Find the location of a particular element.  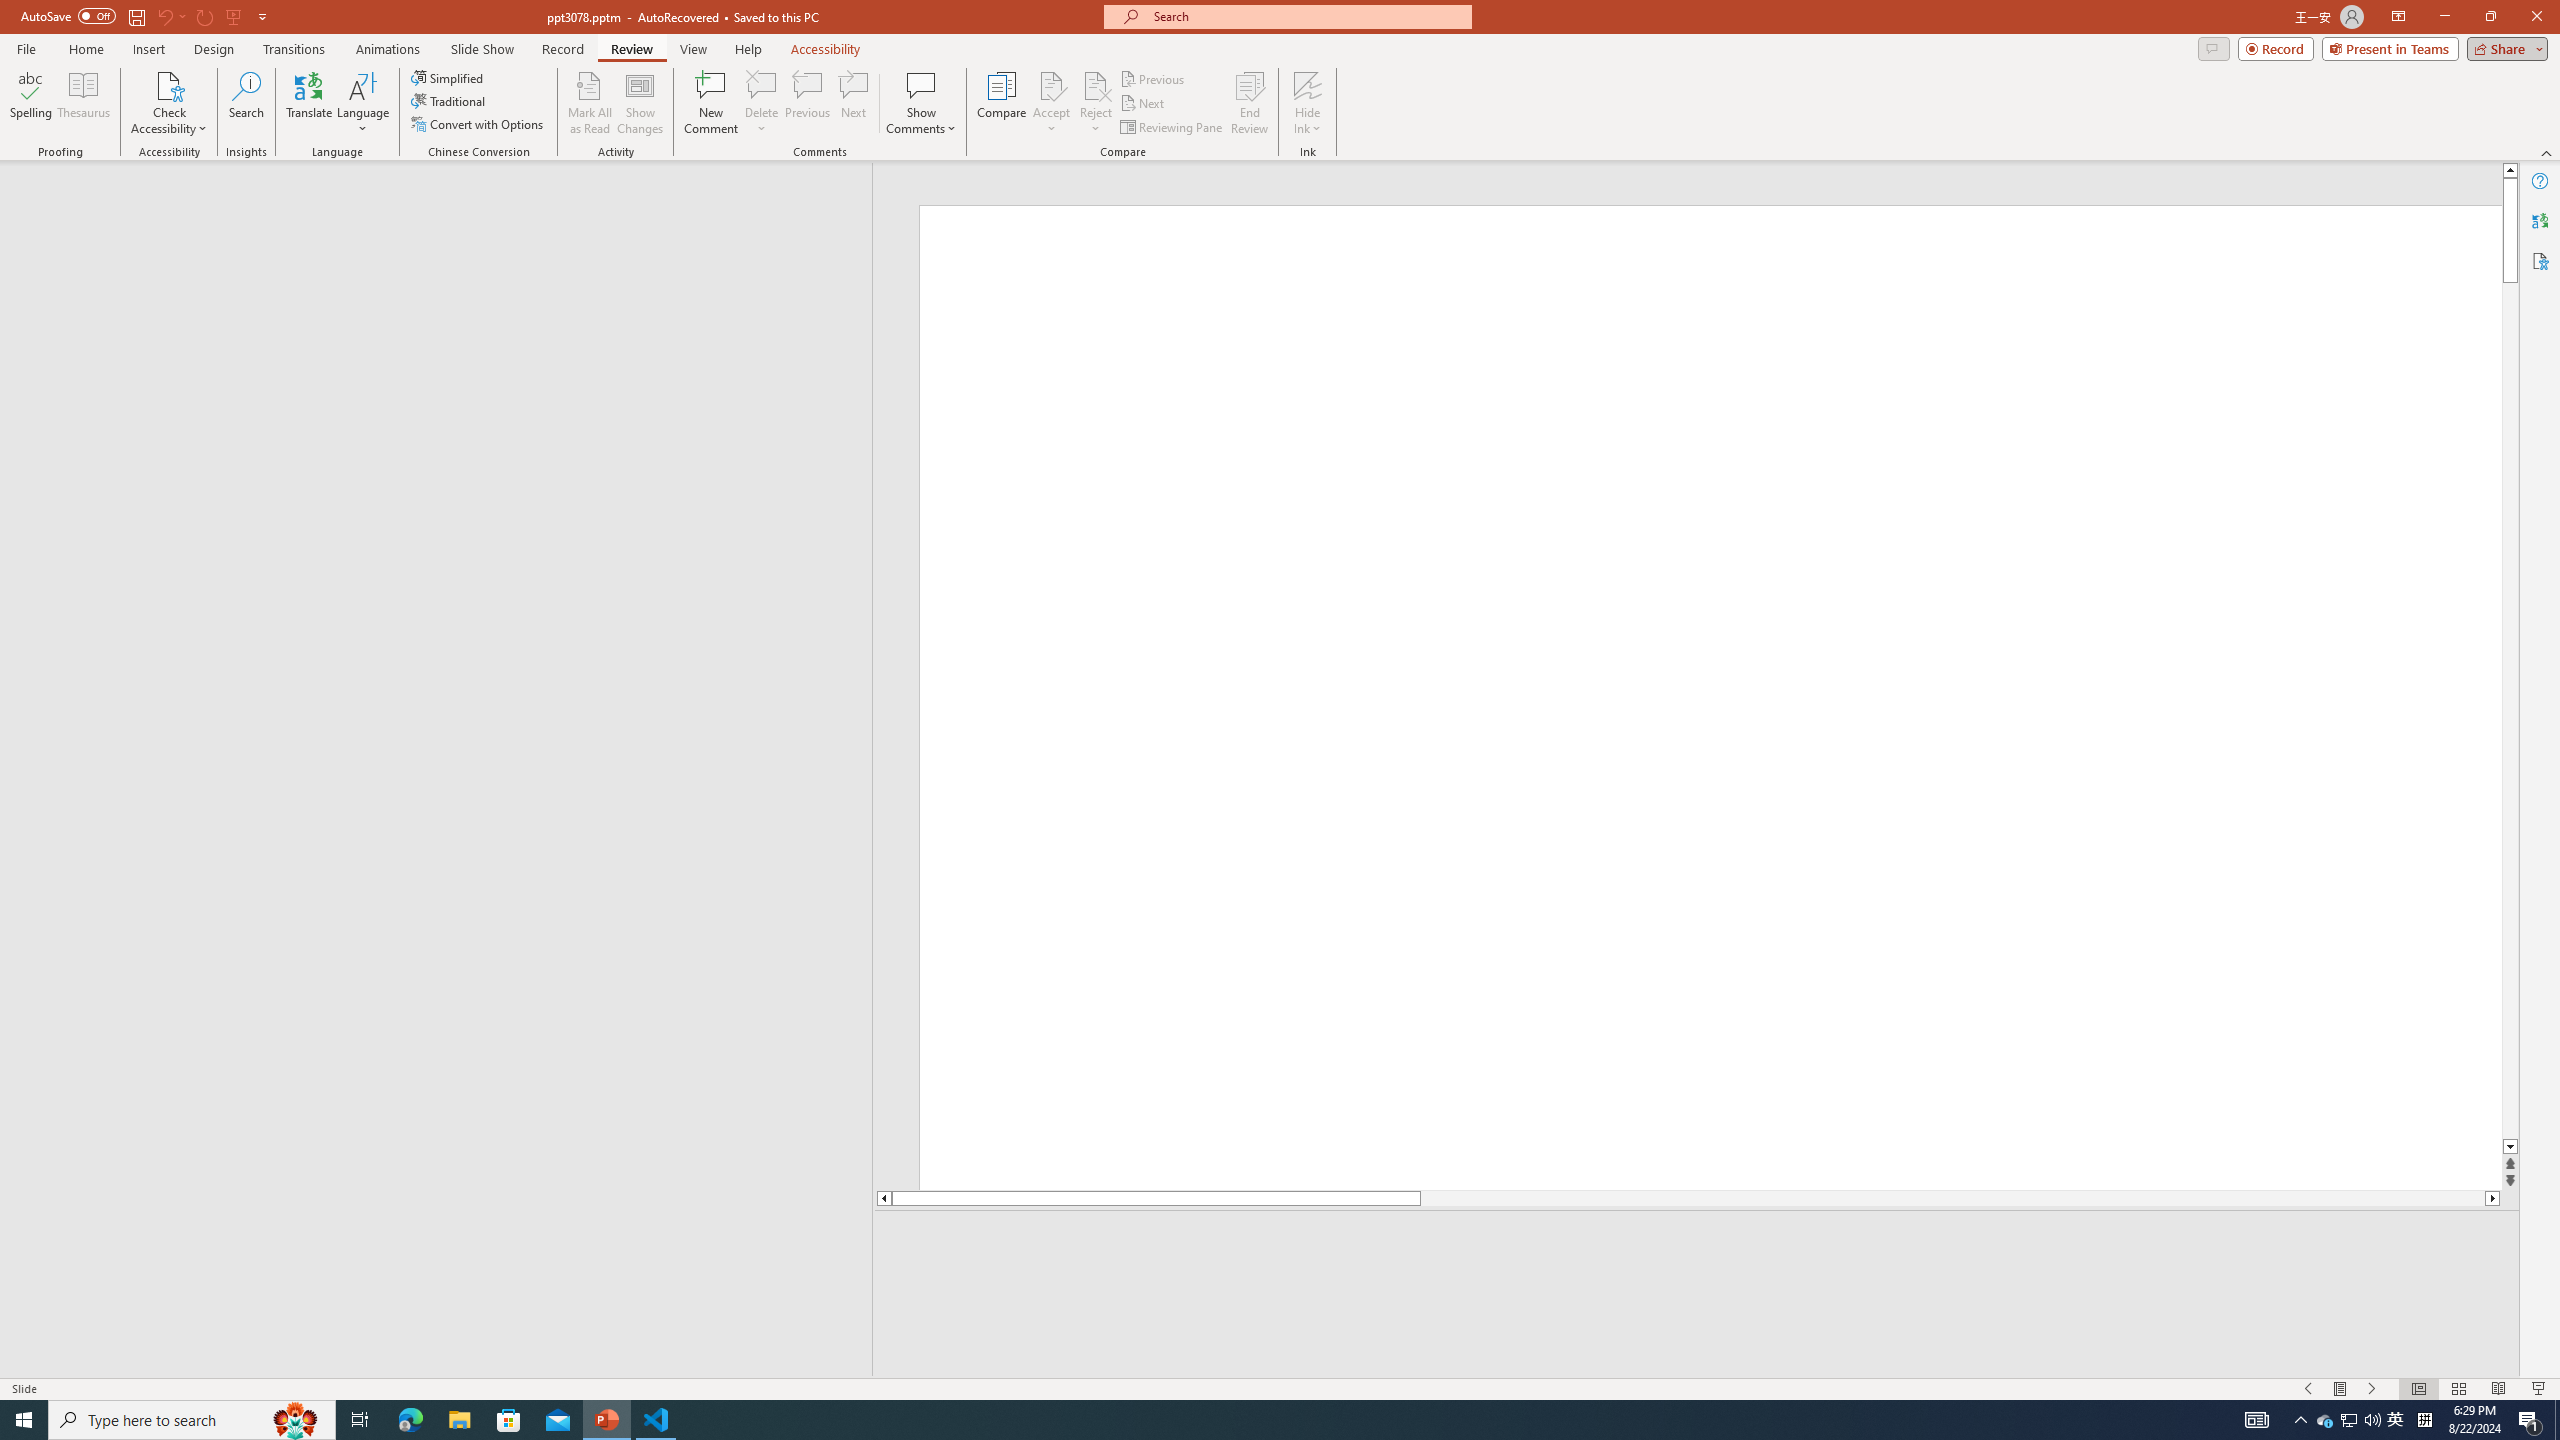

'Convert with Options...' is located at coordinates (477, 122).